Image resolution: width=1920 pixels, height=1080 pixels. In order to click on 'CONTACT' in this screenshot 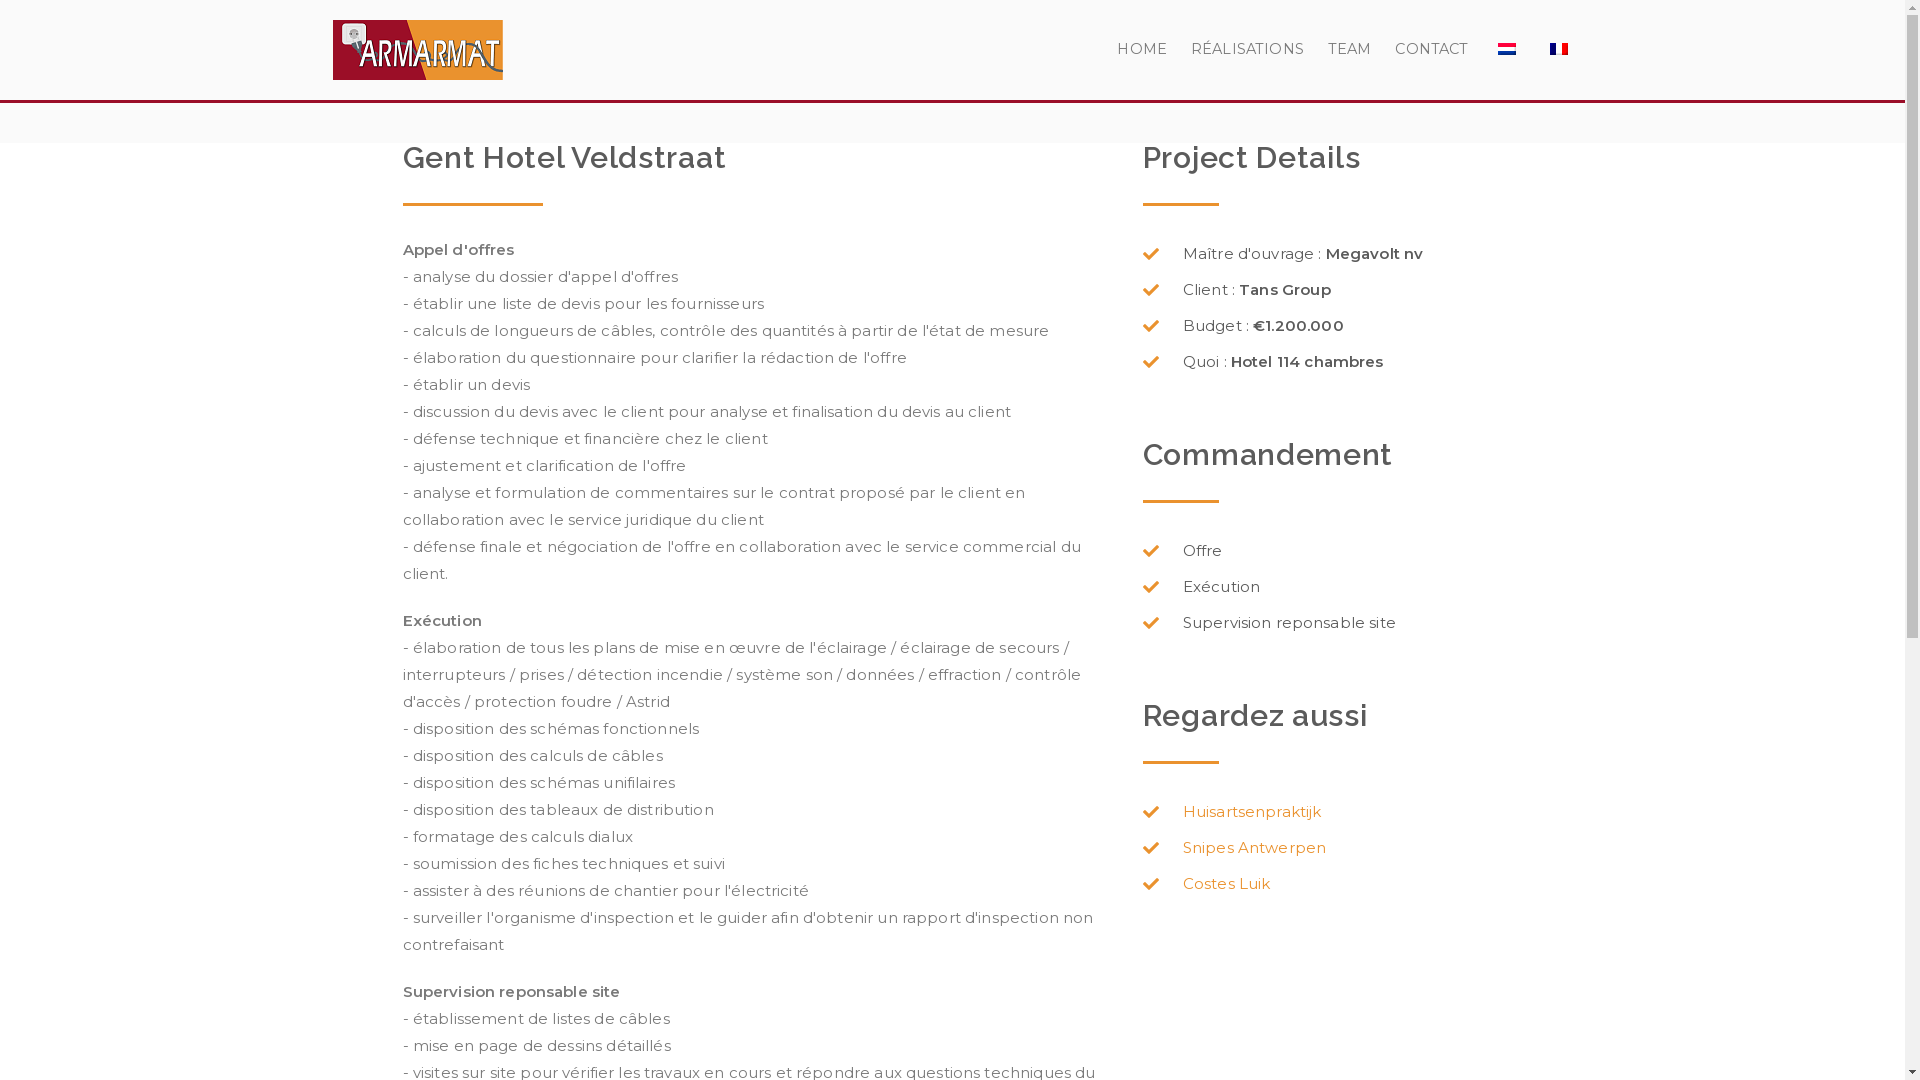, I will do `click(1394, 49)`.